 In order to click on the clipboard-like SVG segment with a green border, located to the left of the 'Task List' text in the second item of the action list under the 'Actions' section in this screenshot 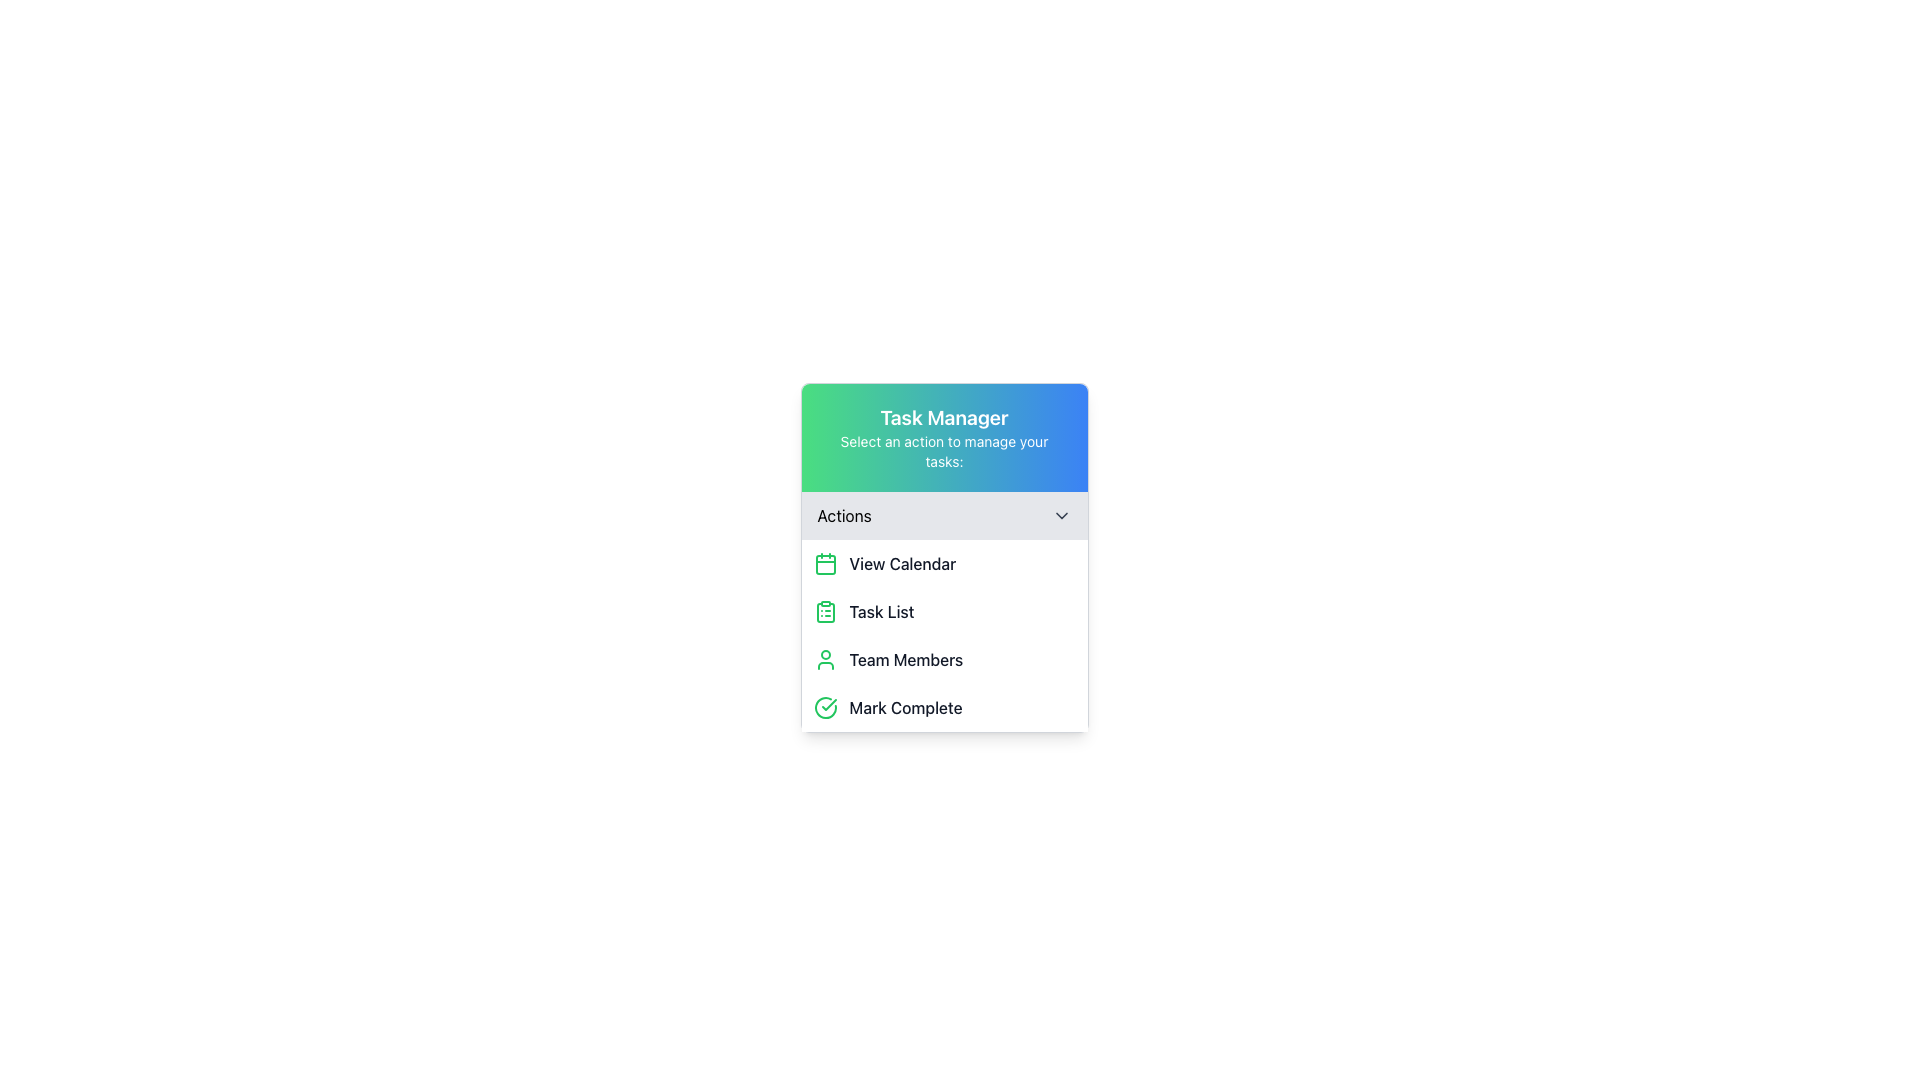, I will do `click(825, 612)`.